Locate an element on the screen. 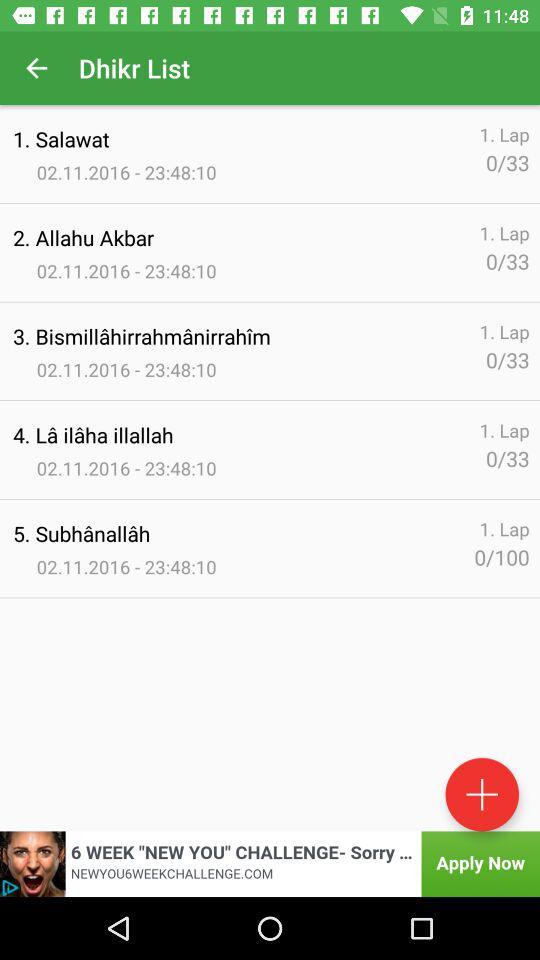  website is located at coordinates (270, 863).